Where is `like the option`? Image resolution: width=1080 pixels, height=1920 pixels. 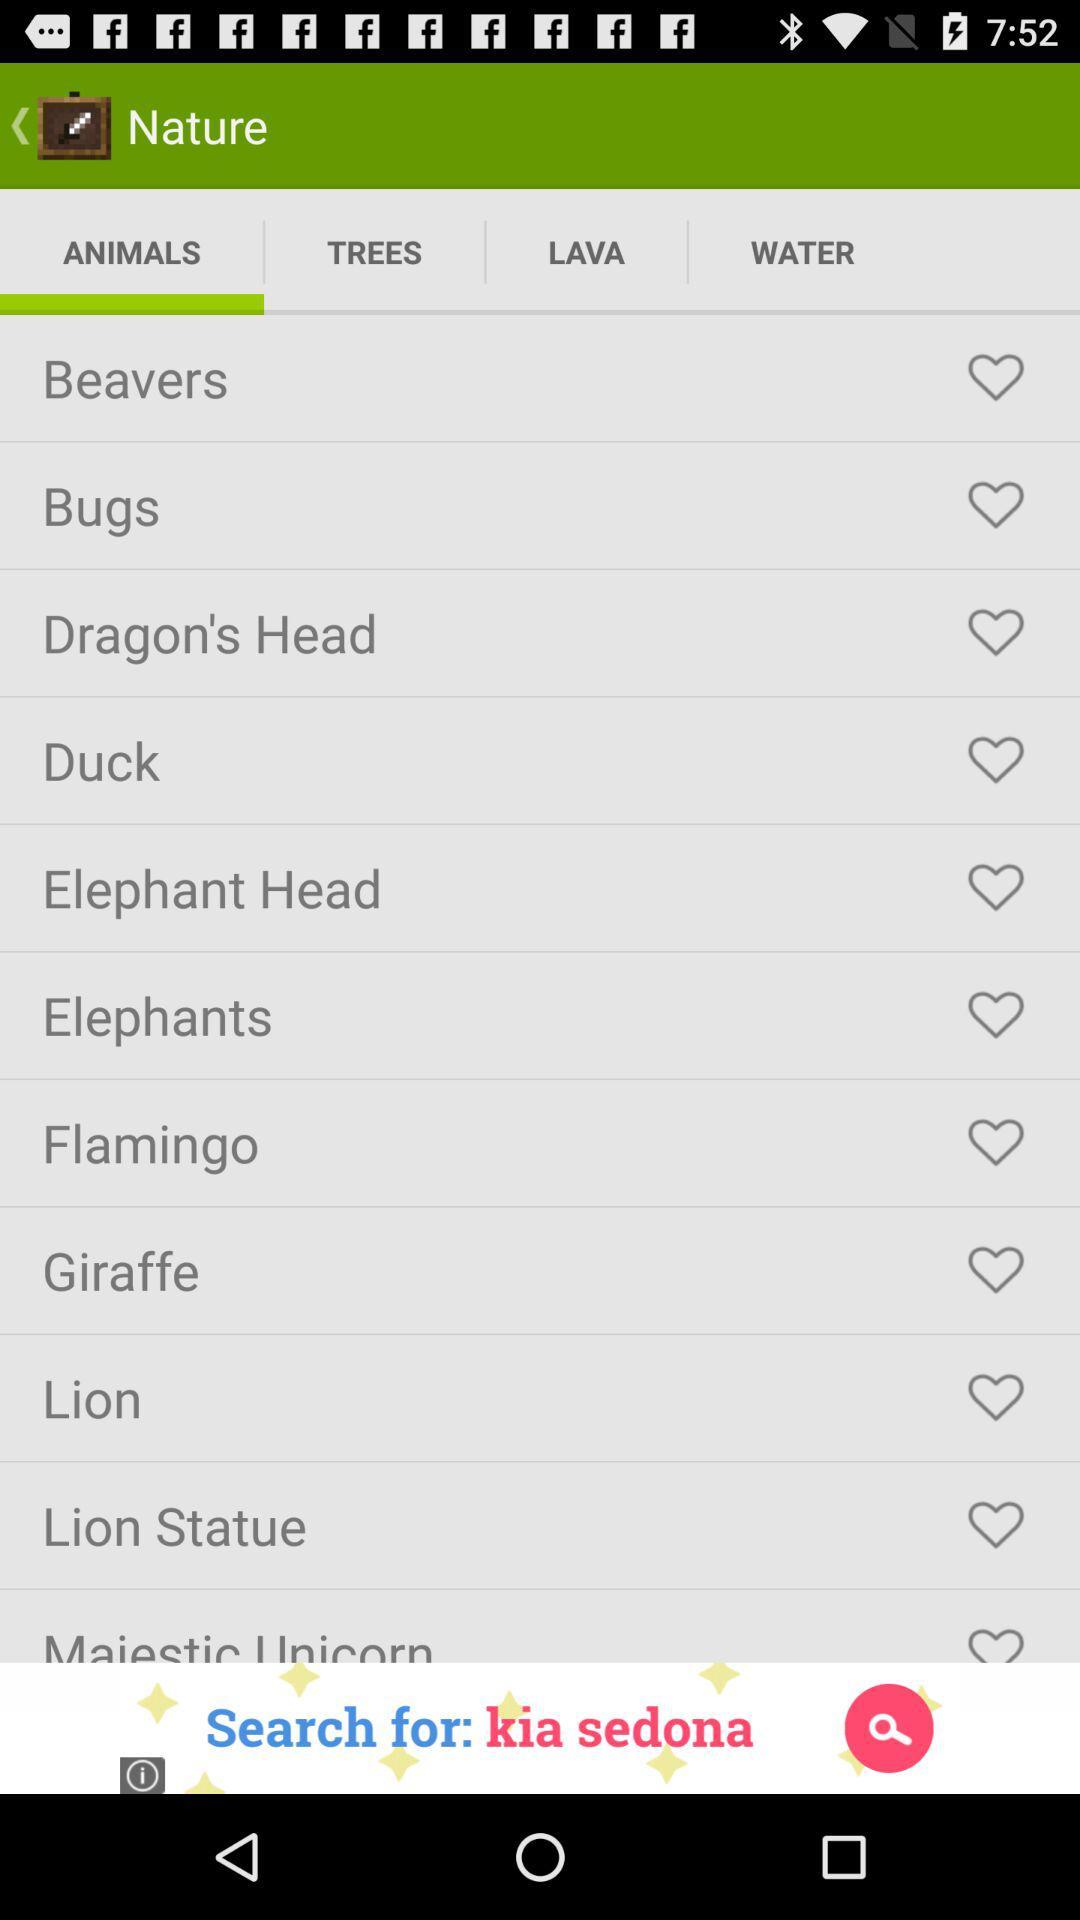
like the option is located at coordinates (995, 1636).